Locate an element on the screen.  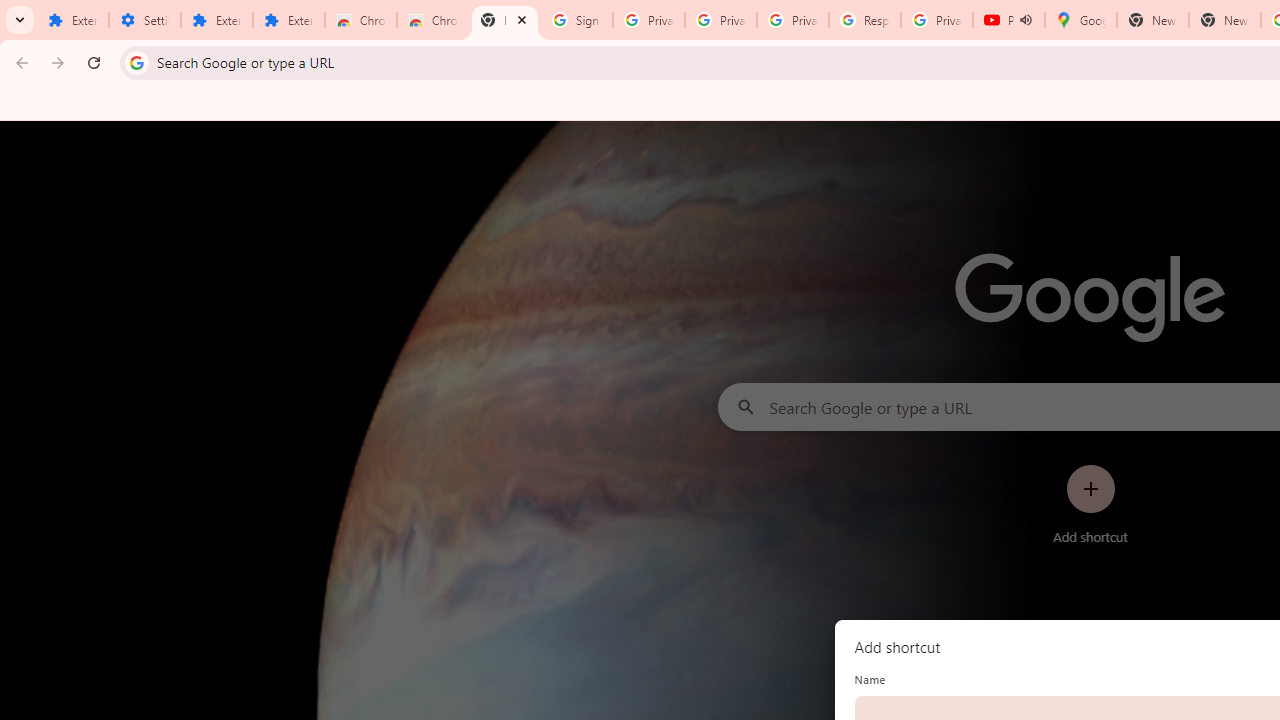
'Settings' is located at coordinates (143, 20).